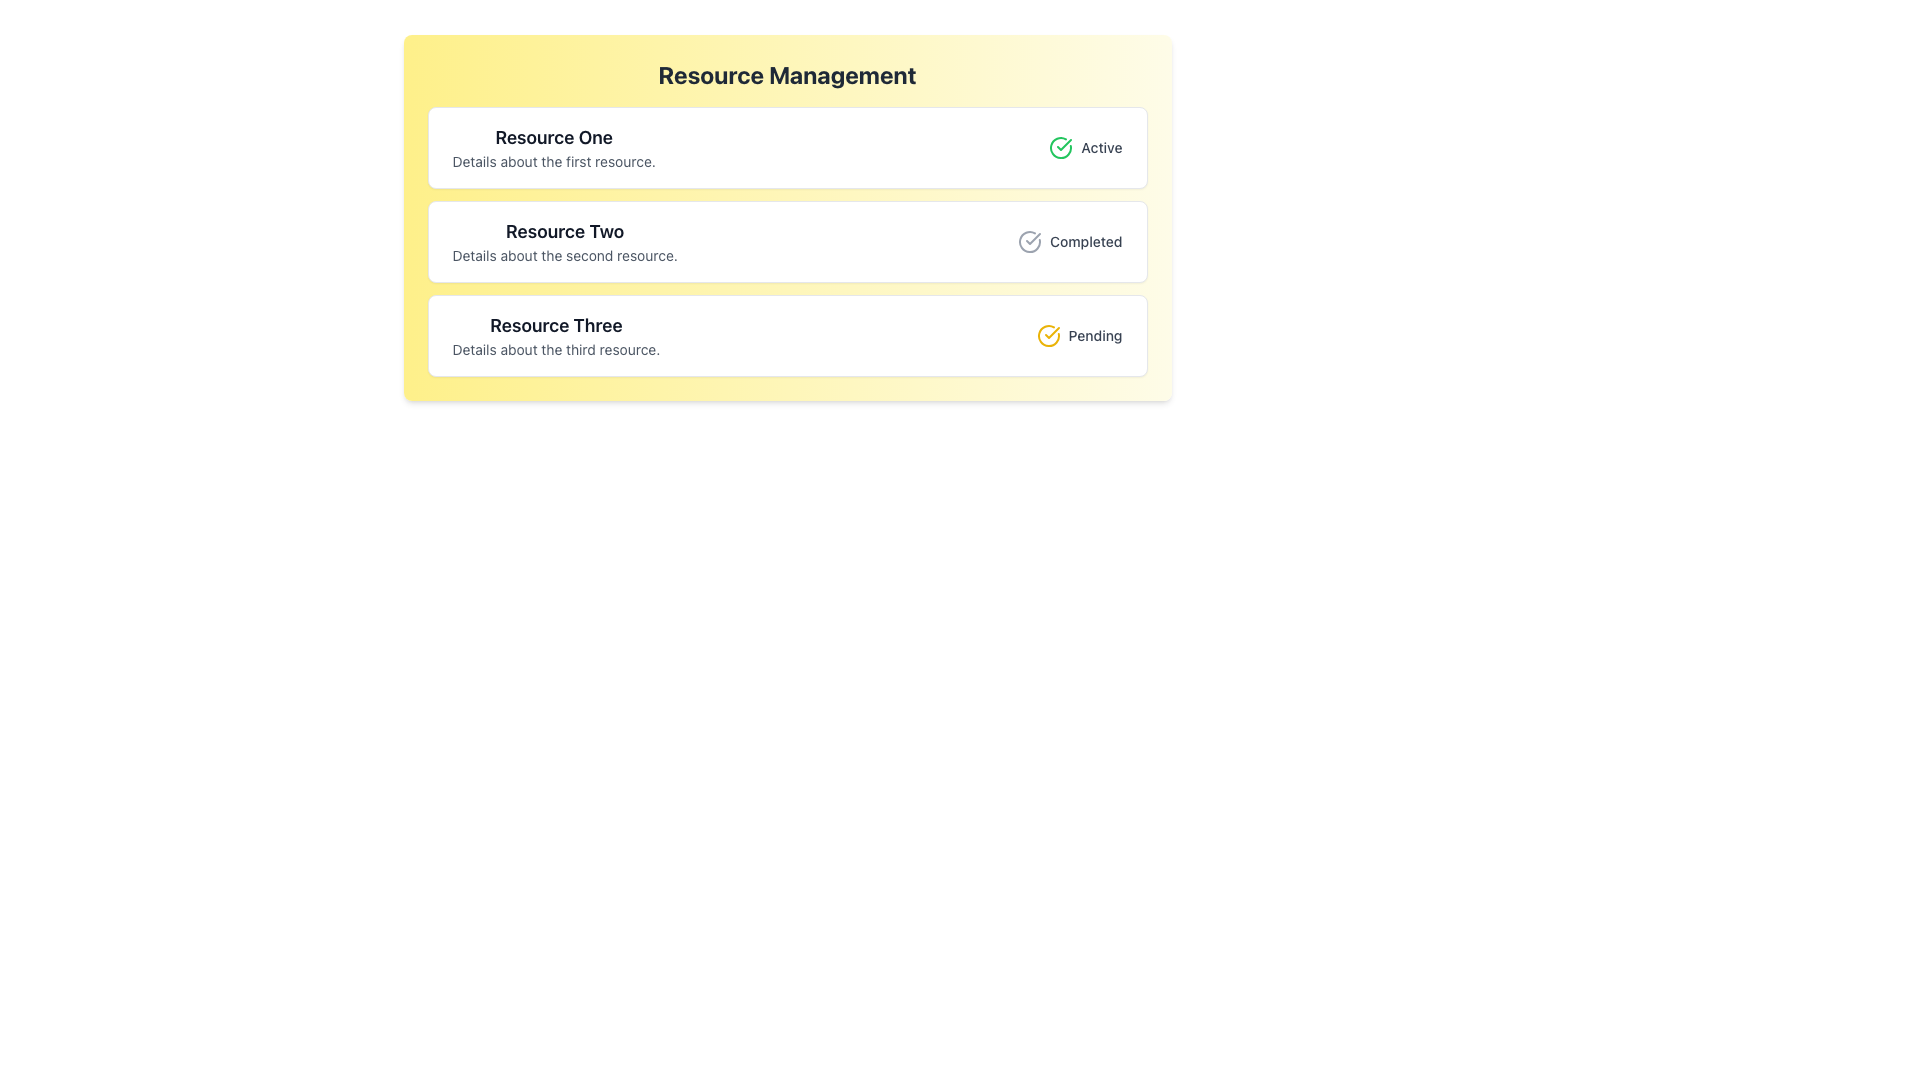  What do you see at coordinates (1084, 146) in the screenshot?
I see `text label 'Active' next to the green check mark icon in the topmost box labeled 'Resource One' to confirm its status` at bounding box center [1084, 146].